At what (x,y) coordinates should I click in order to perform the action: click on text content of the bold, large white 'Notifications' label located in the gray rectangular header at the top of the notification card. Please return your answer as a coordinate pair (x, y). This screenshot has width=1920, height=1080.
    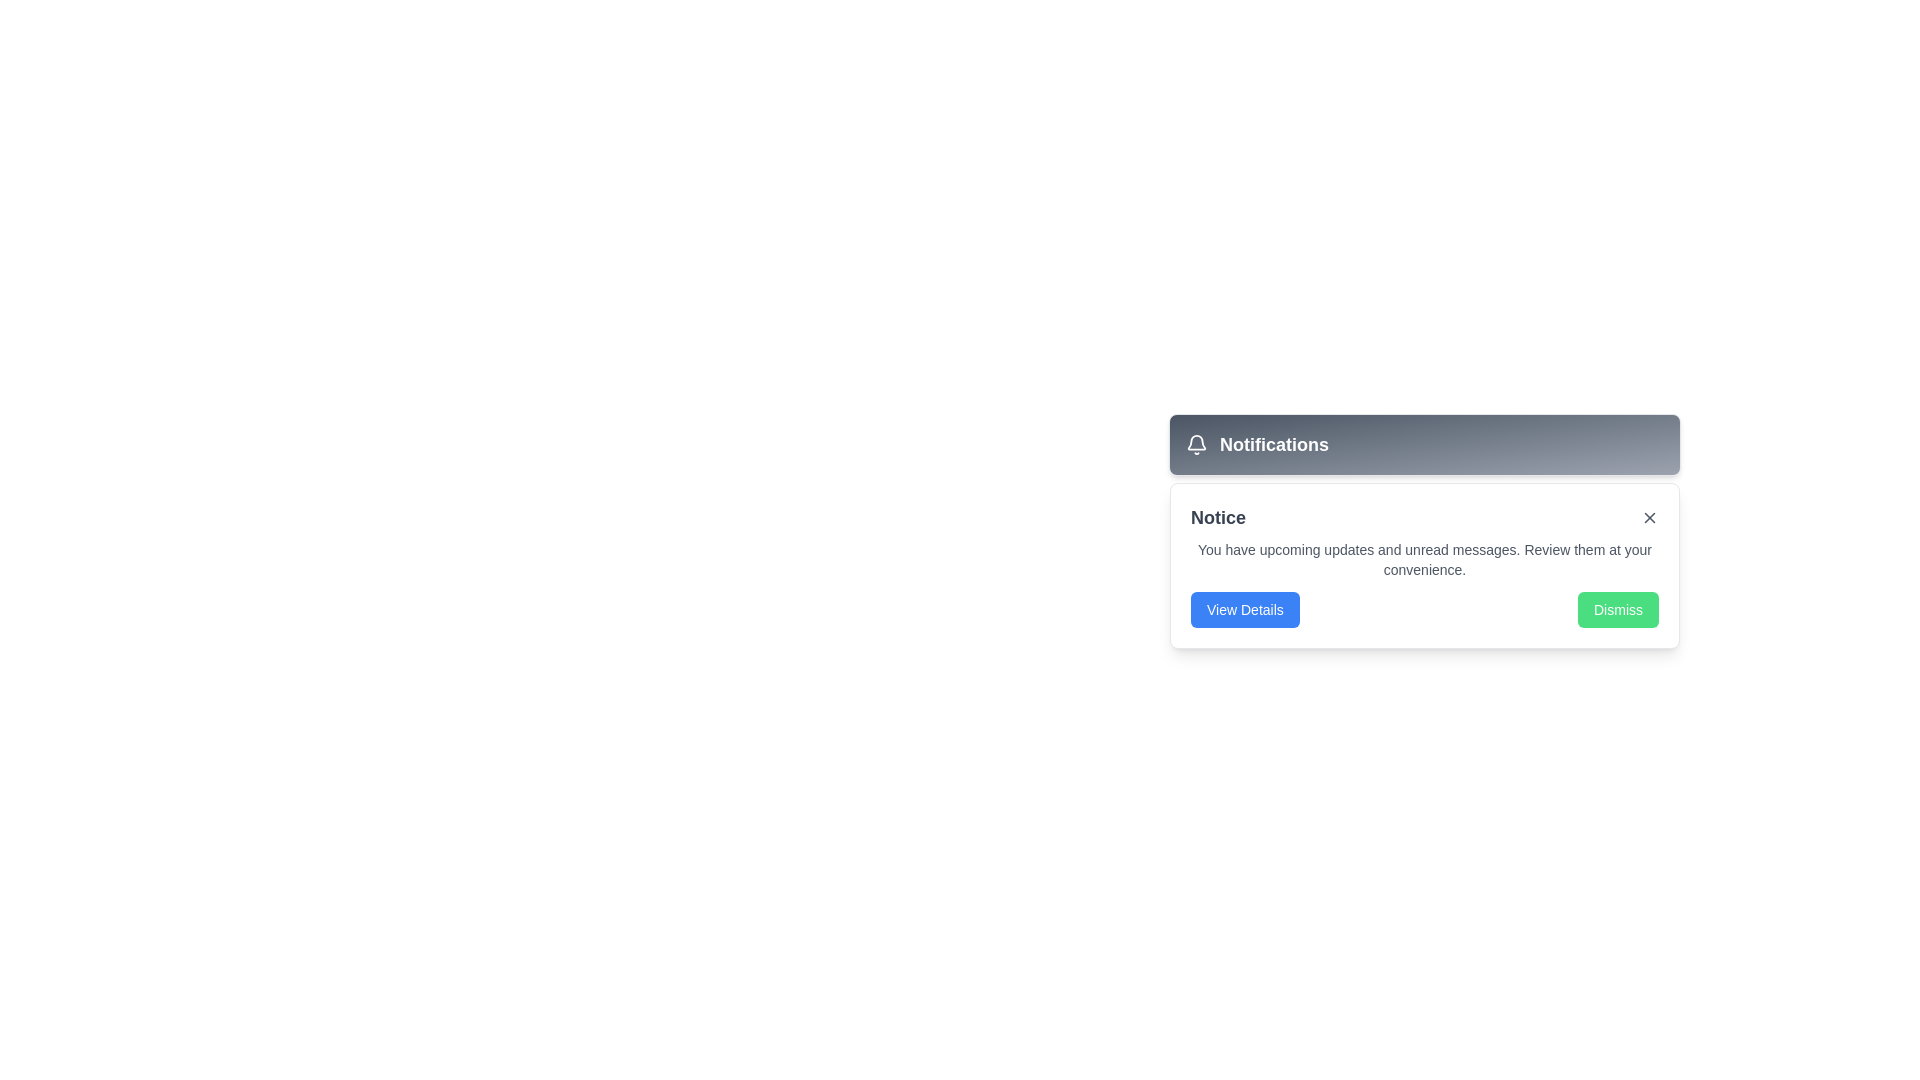
    Looking at the image, I should click on (1273, 443).